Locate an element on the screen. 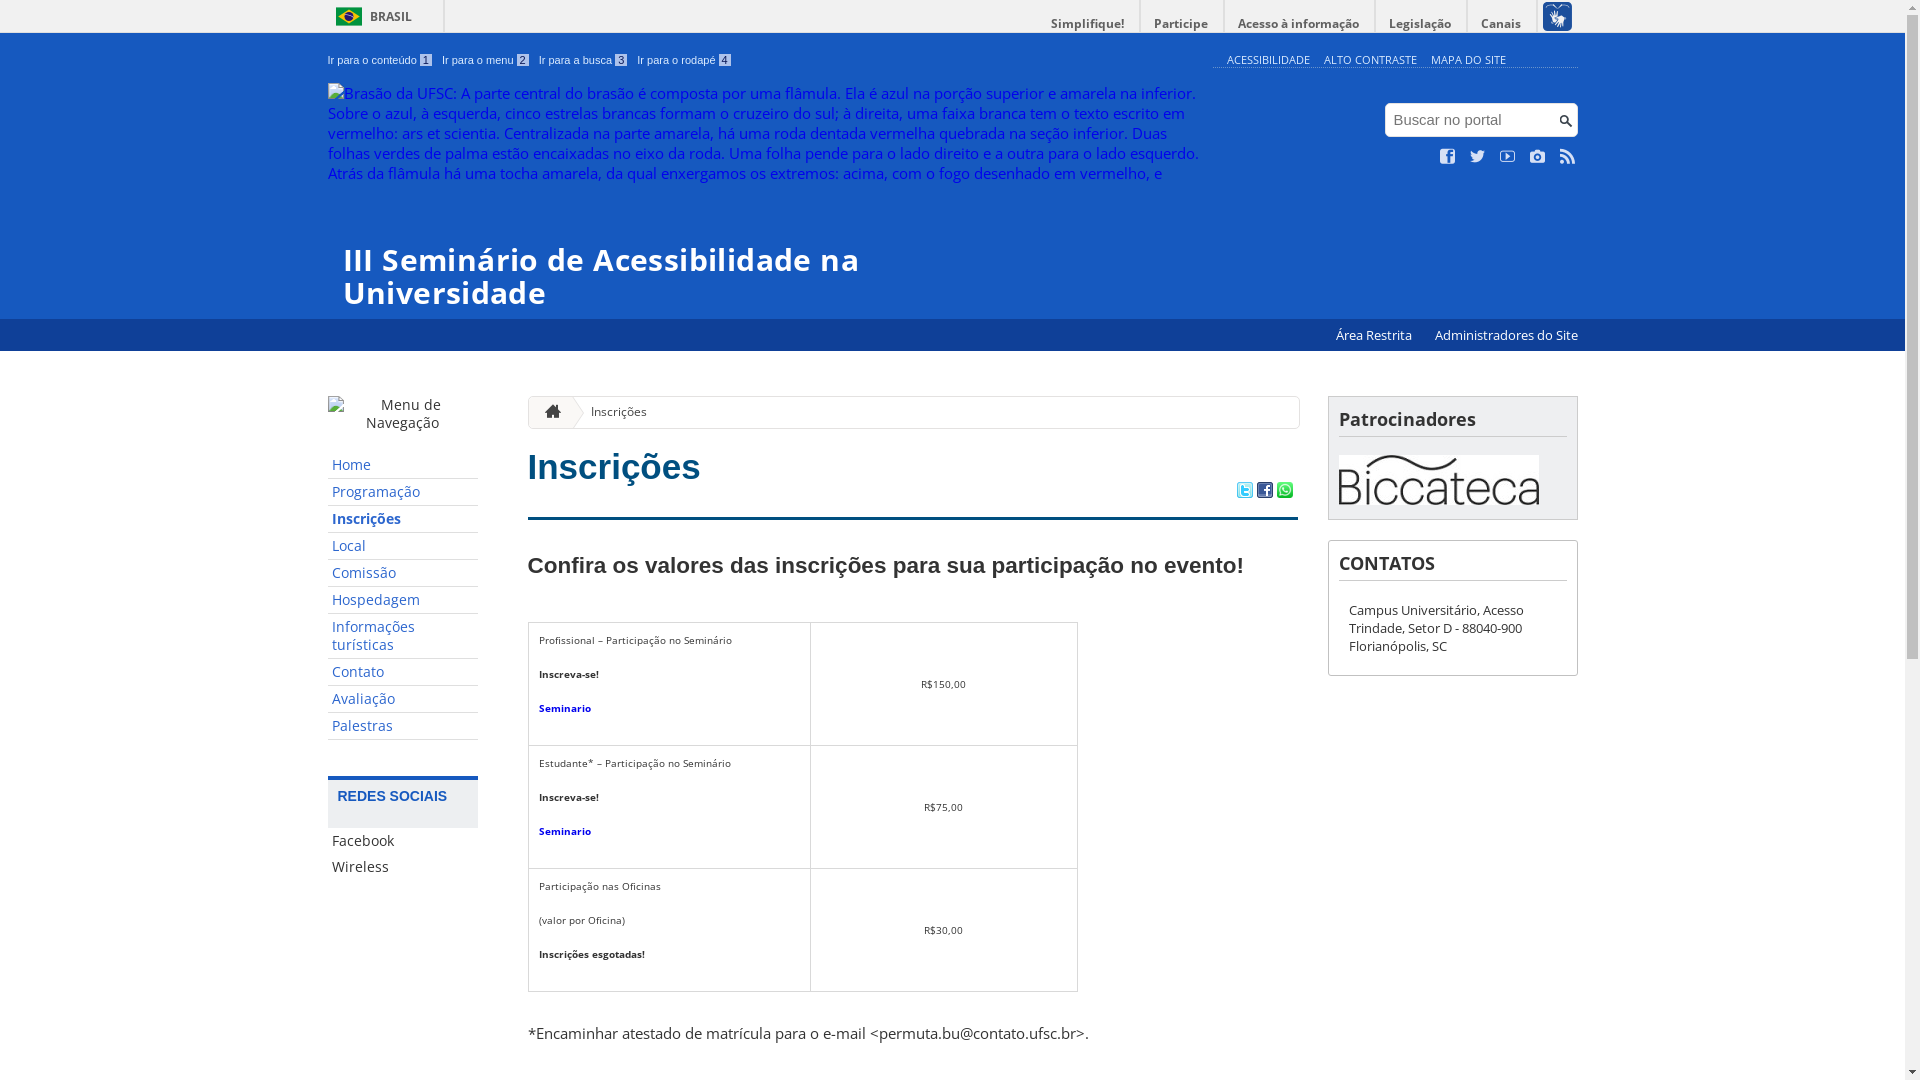 This screenshot has width=1920, height=1080. 'BRASIL' is located at coordinates (370, 16).